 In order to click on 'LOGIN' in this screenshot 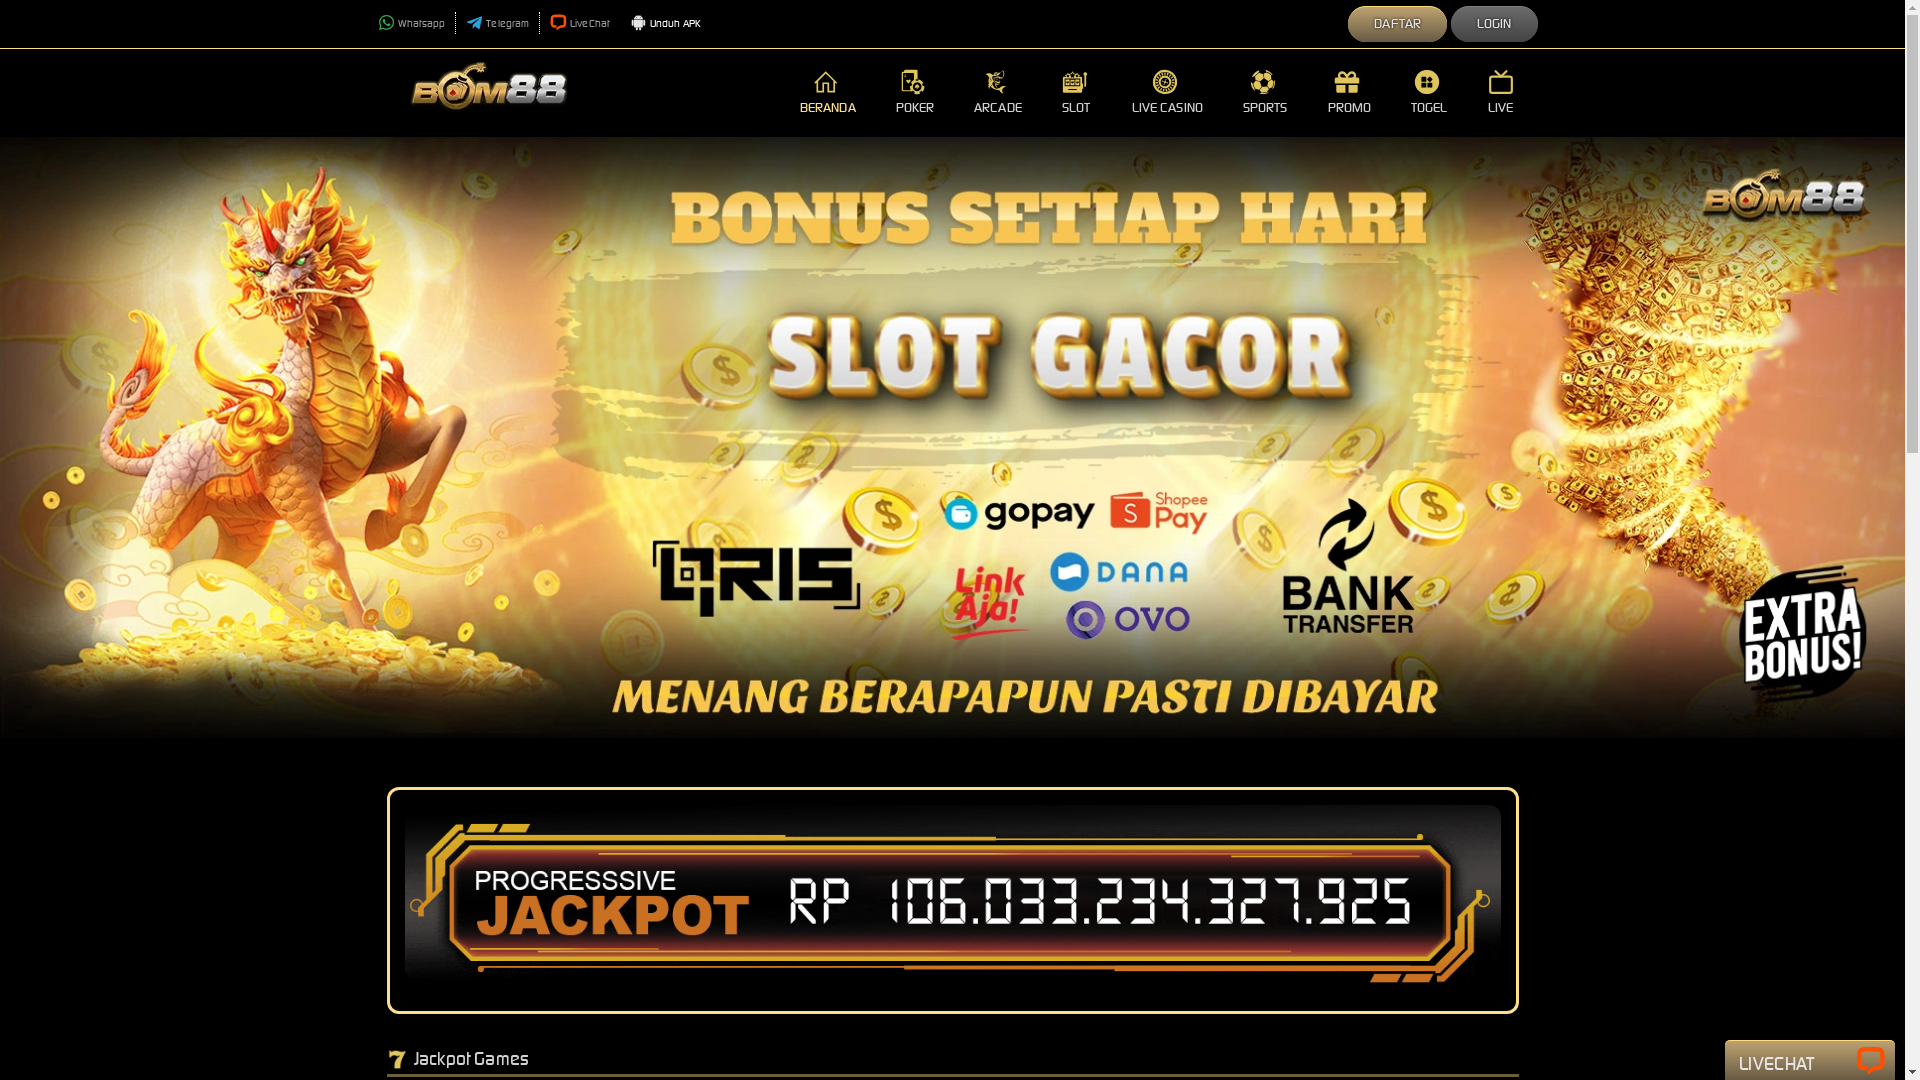, I will do `click(1494, 24)`.